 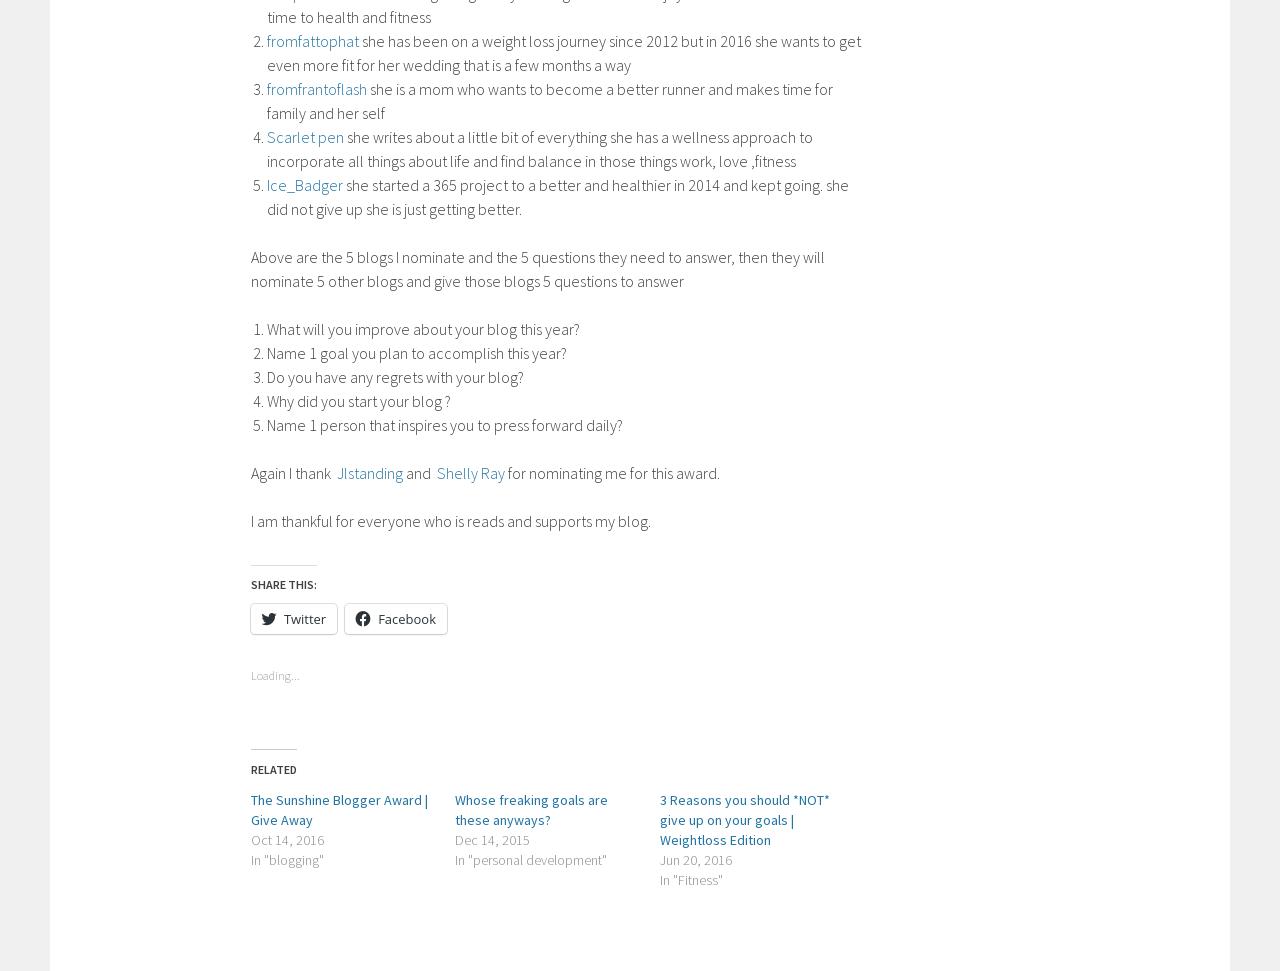 What do you see at coordinates (266, 398) in the screenshot?
I see `'Why did you start your blog ?'` at bounding box center [266, 398].